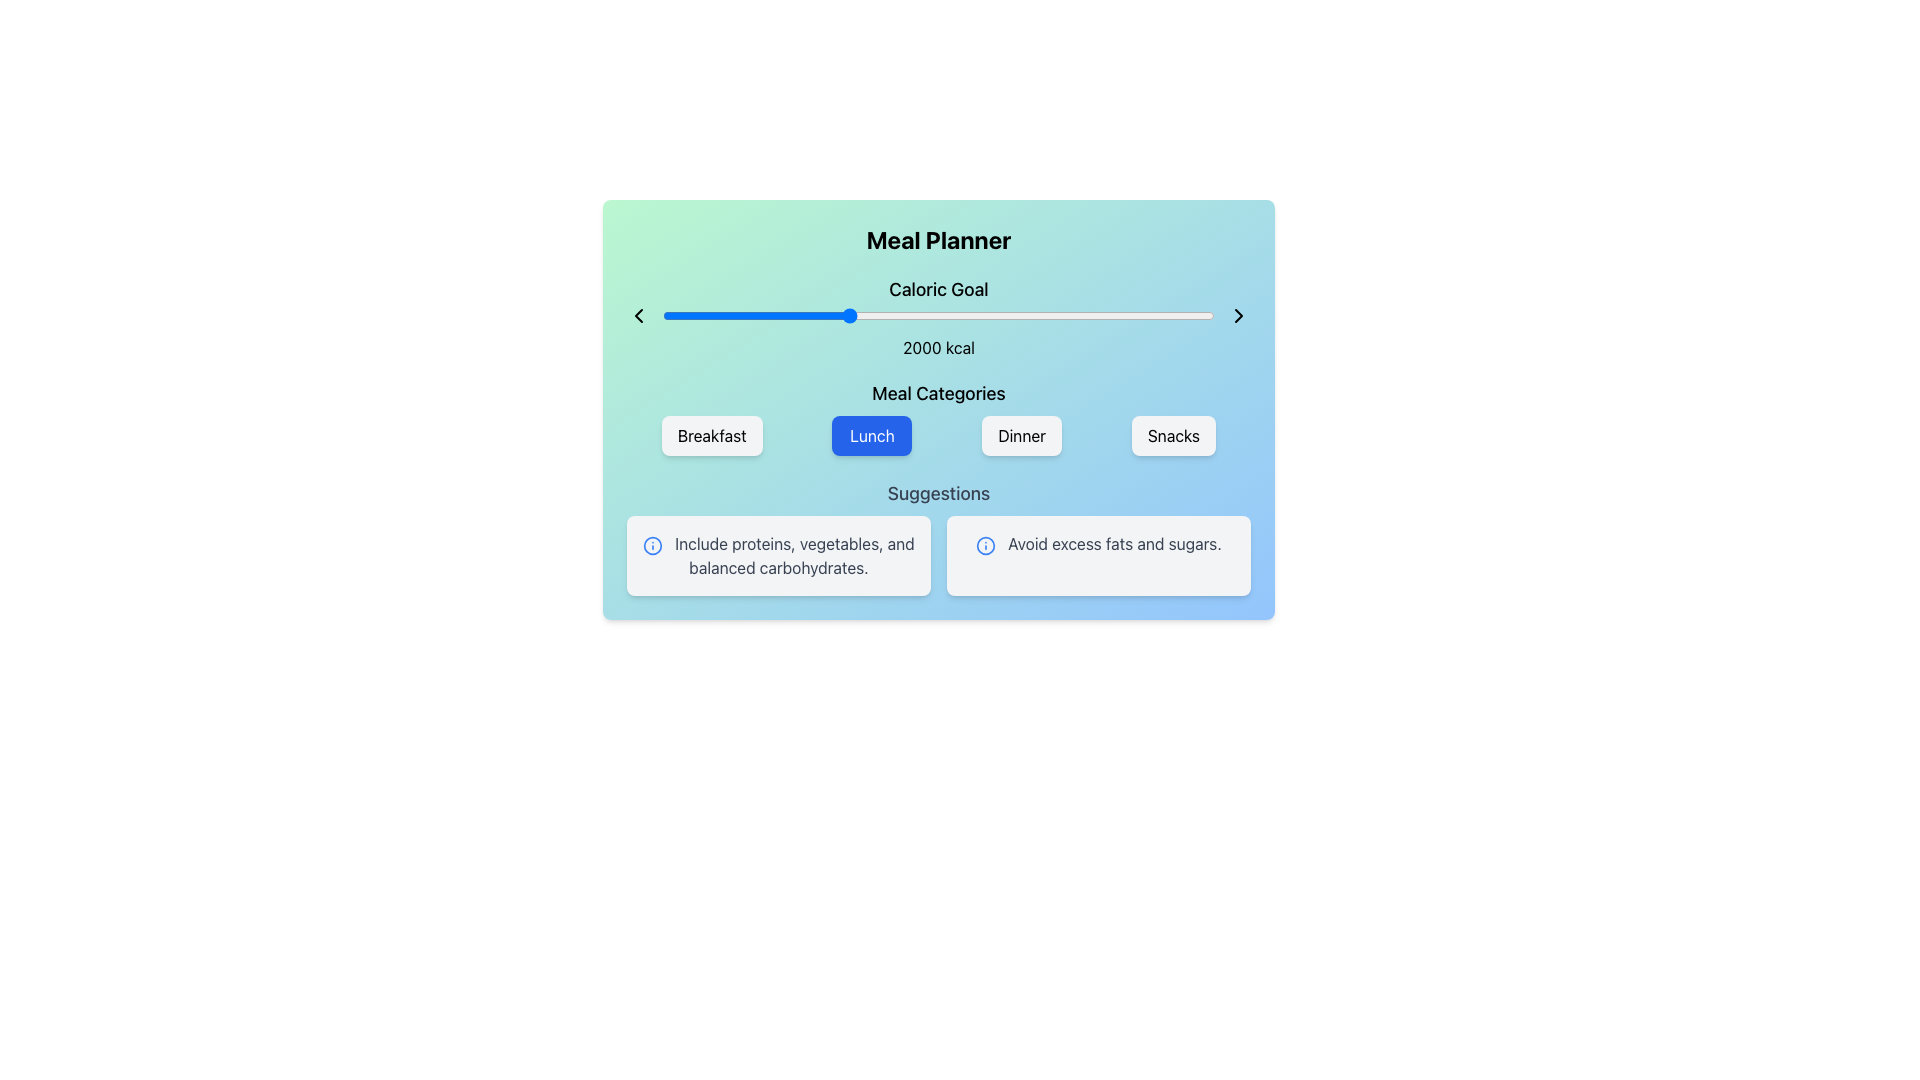 The width and height of the screenshot is (1920, 1080). Describe the element at coordinates (1173, 434) in the screenshot. I see `the 'Snacks' category selector button located as the fourth button under the 'Meal Categories' label` at that location.